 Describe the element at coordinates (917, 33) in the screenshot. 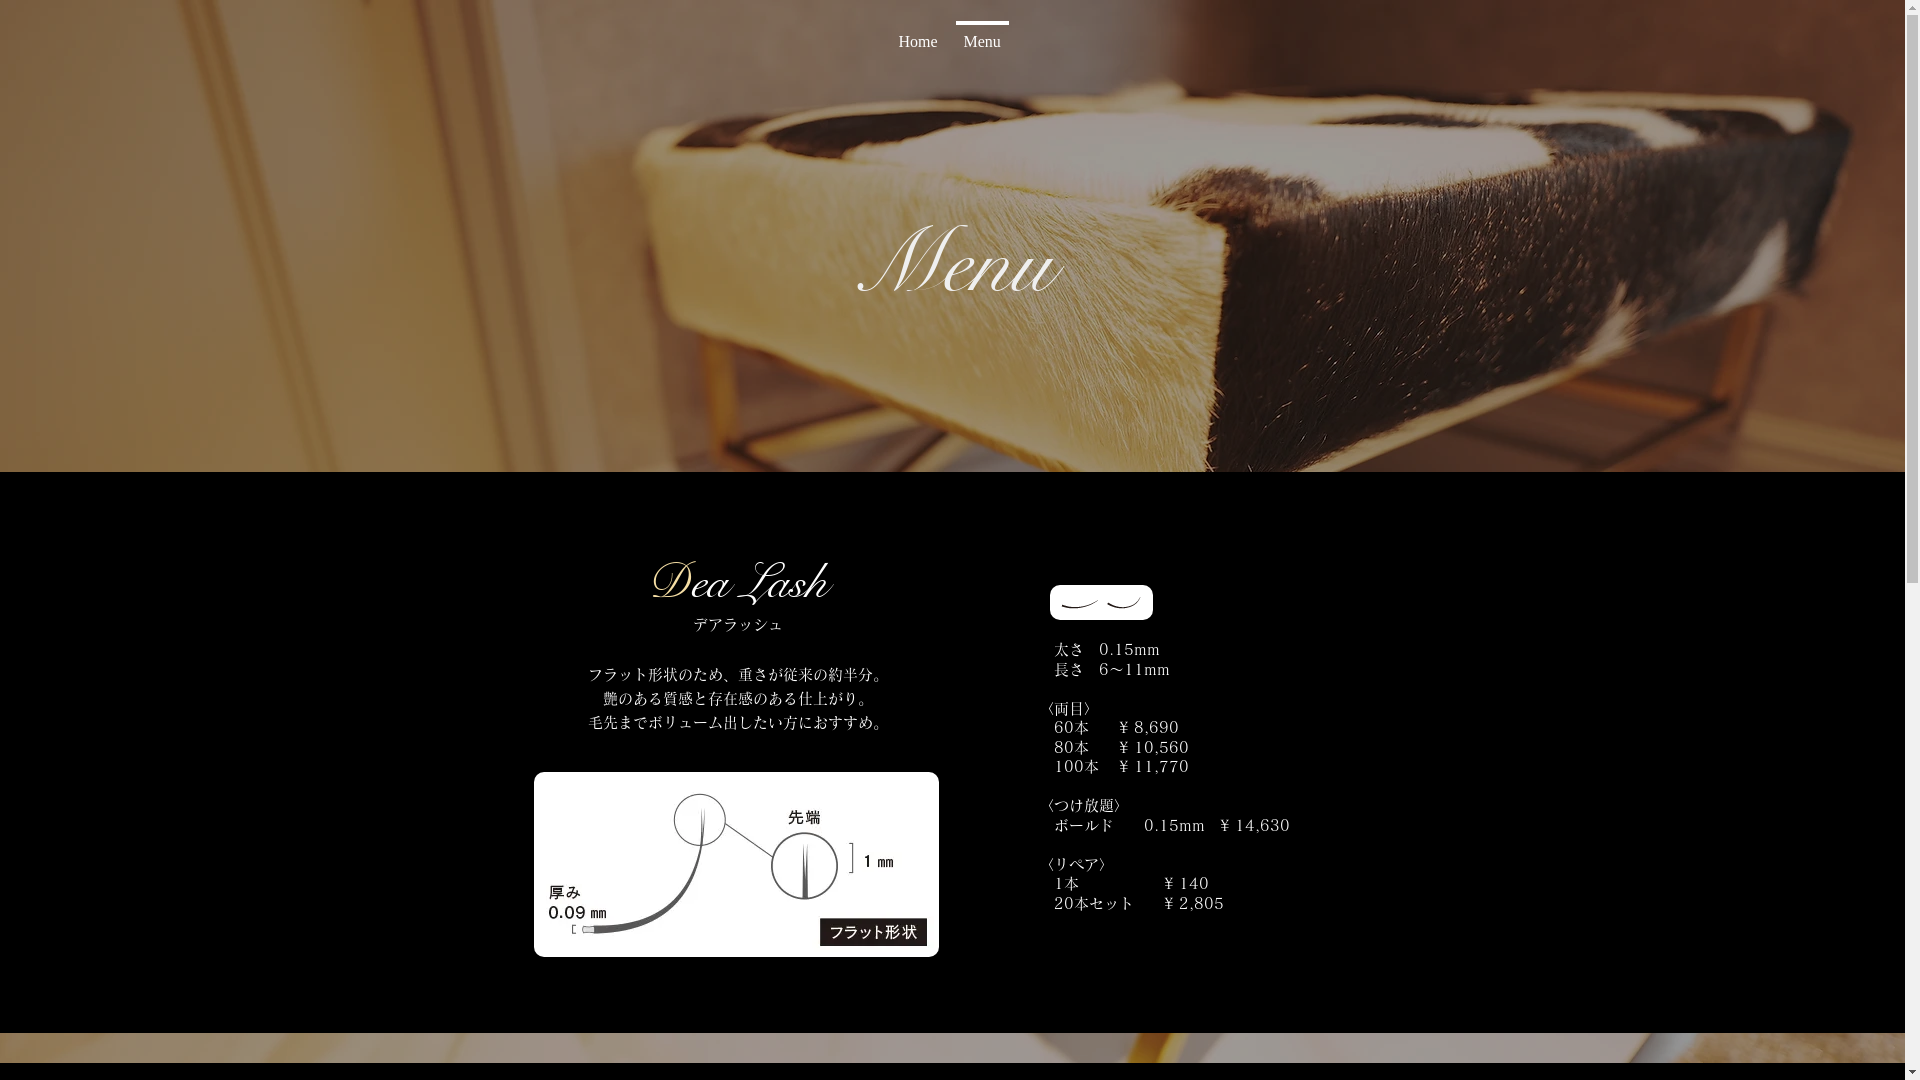

I see `'Home'` at that location.